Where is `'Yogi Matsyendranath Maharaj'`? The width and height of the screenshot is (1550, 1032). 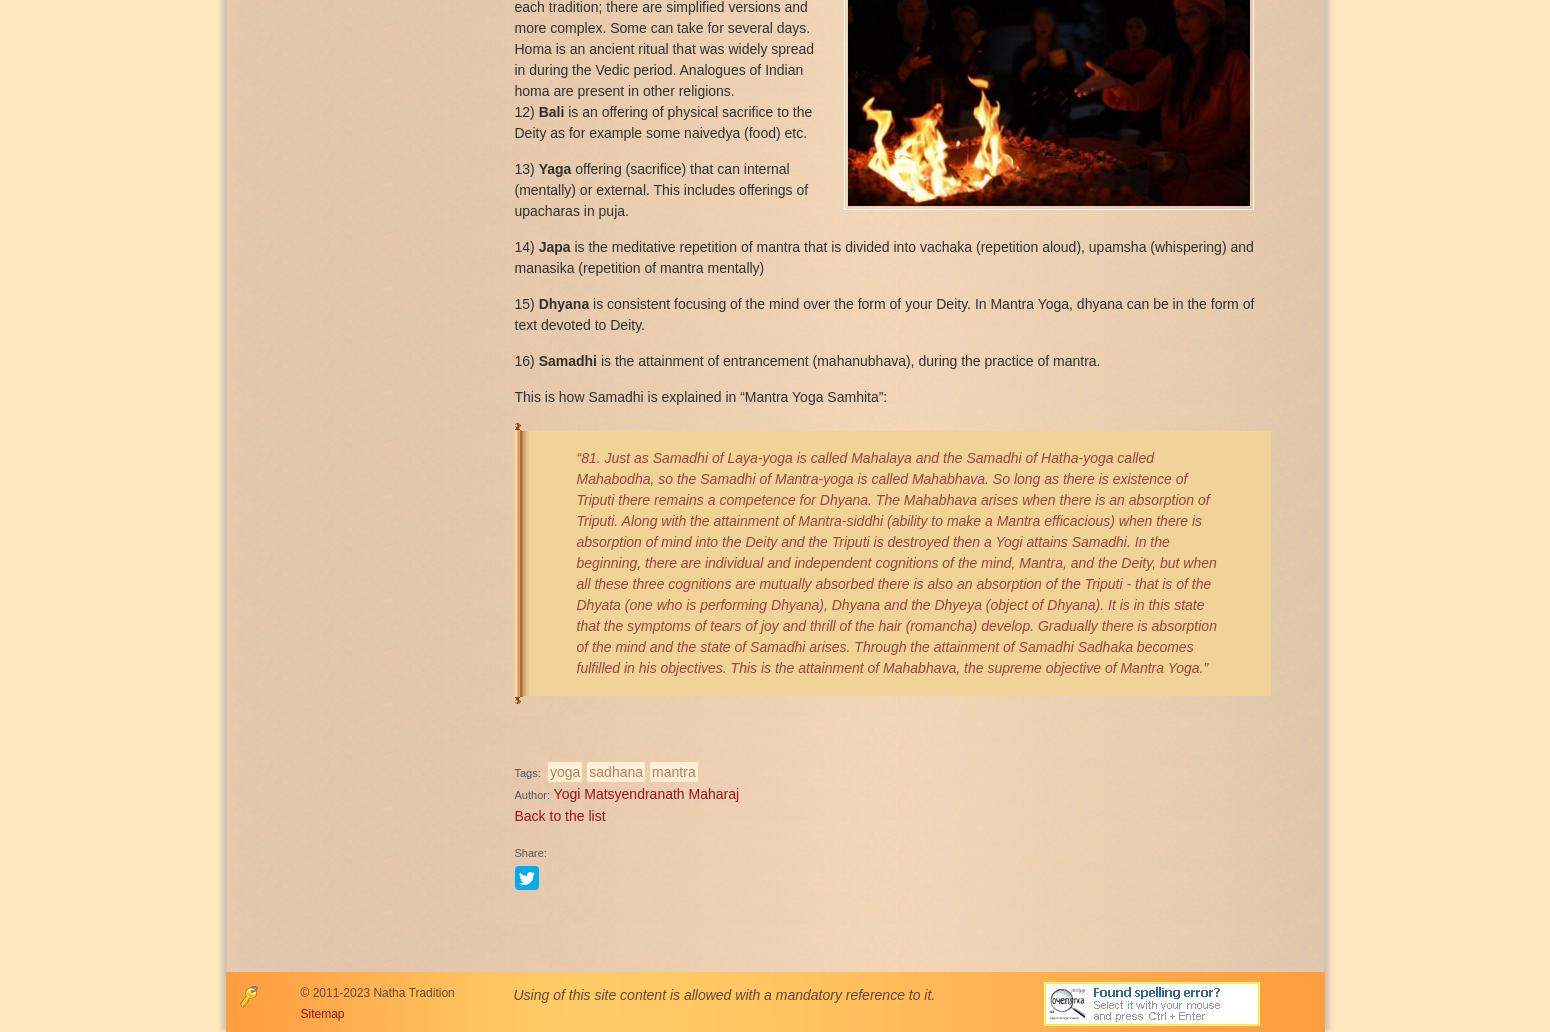 'Yogi Matsyendranath Maharaj' is located at coordinates (645, 792).